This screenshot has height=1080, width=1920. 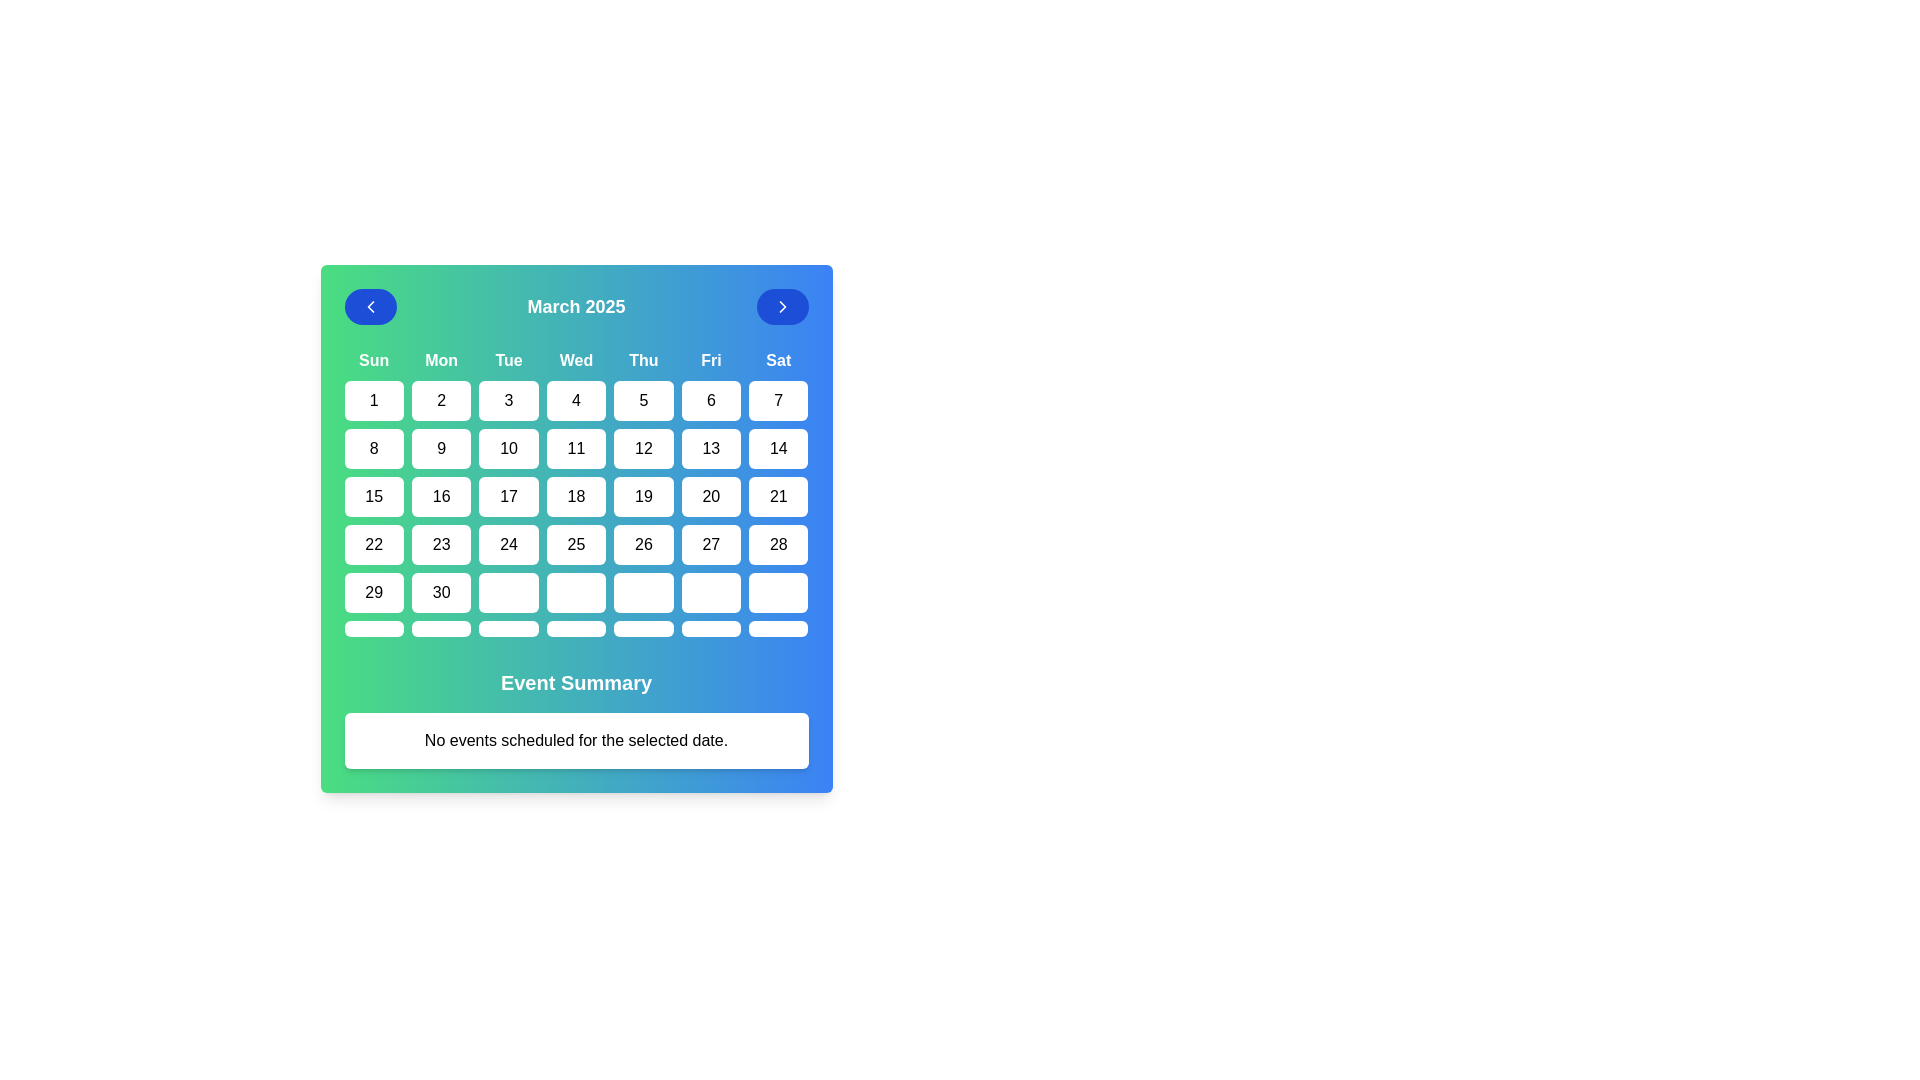 What do you see at coordinates (777, 361) in the screenshot?
I see `the static text label indicating 'Sat' in the calendar's header, positioned as the last element in the topmost row of the calendar component` at bounding box center [777, 361].